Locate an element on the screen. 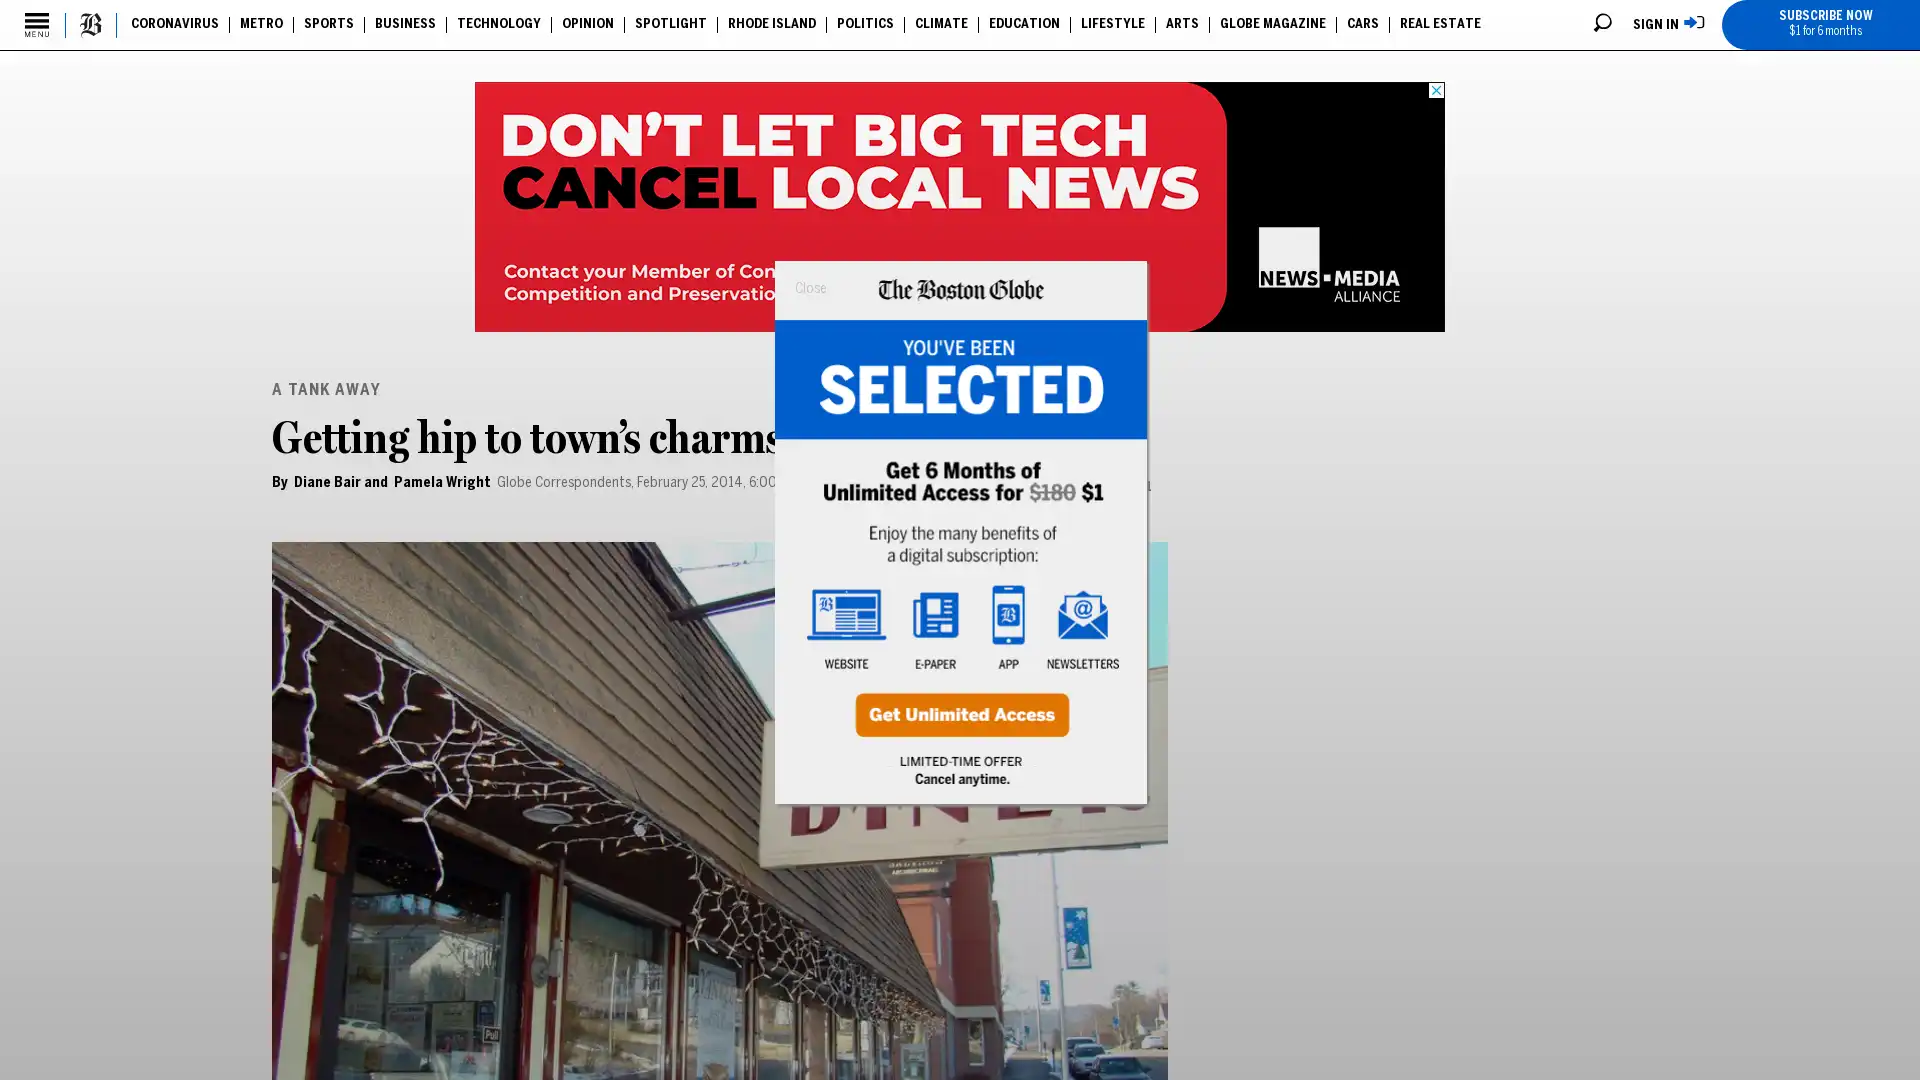  Close is located at coordinates (810, 289).